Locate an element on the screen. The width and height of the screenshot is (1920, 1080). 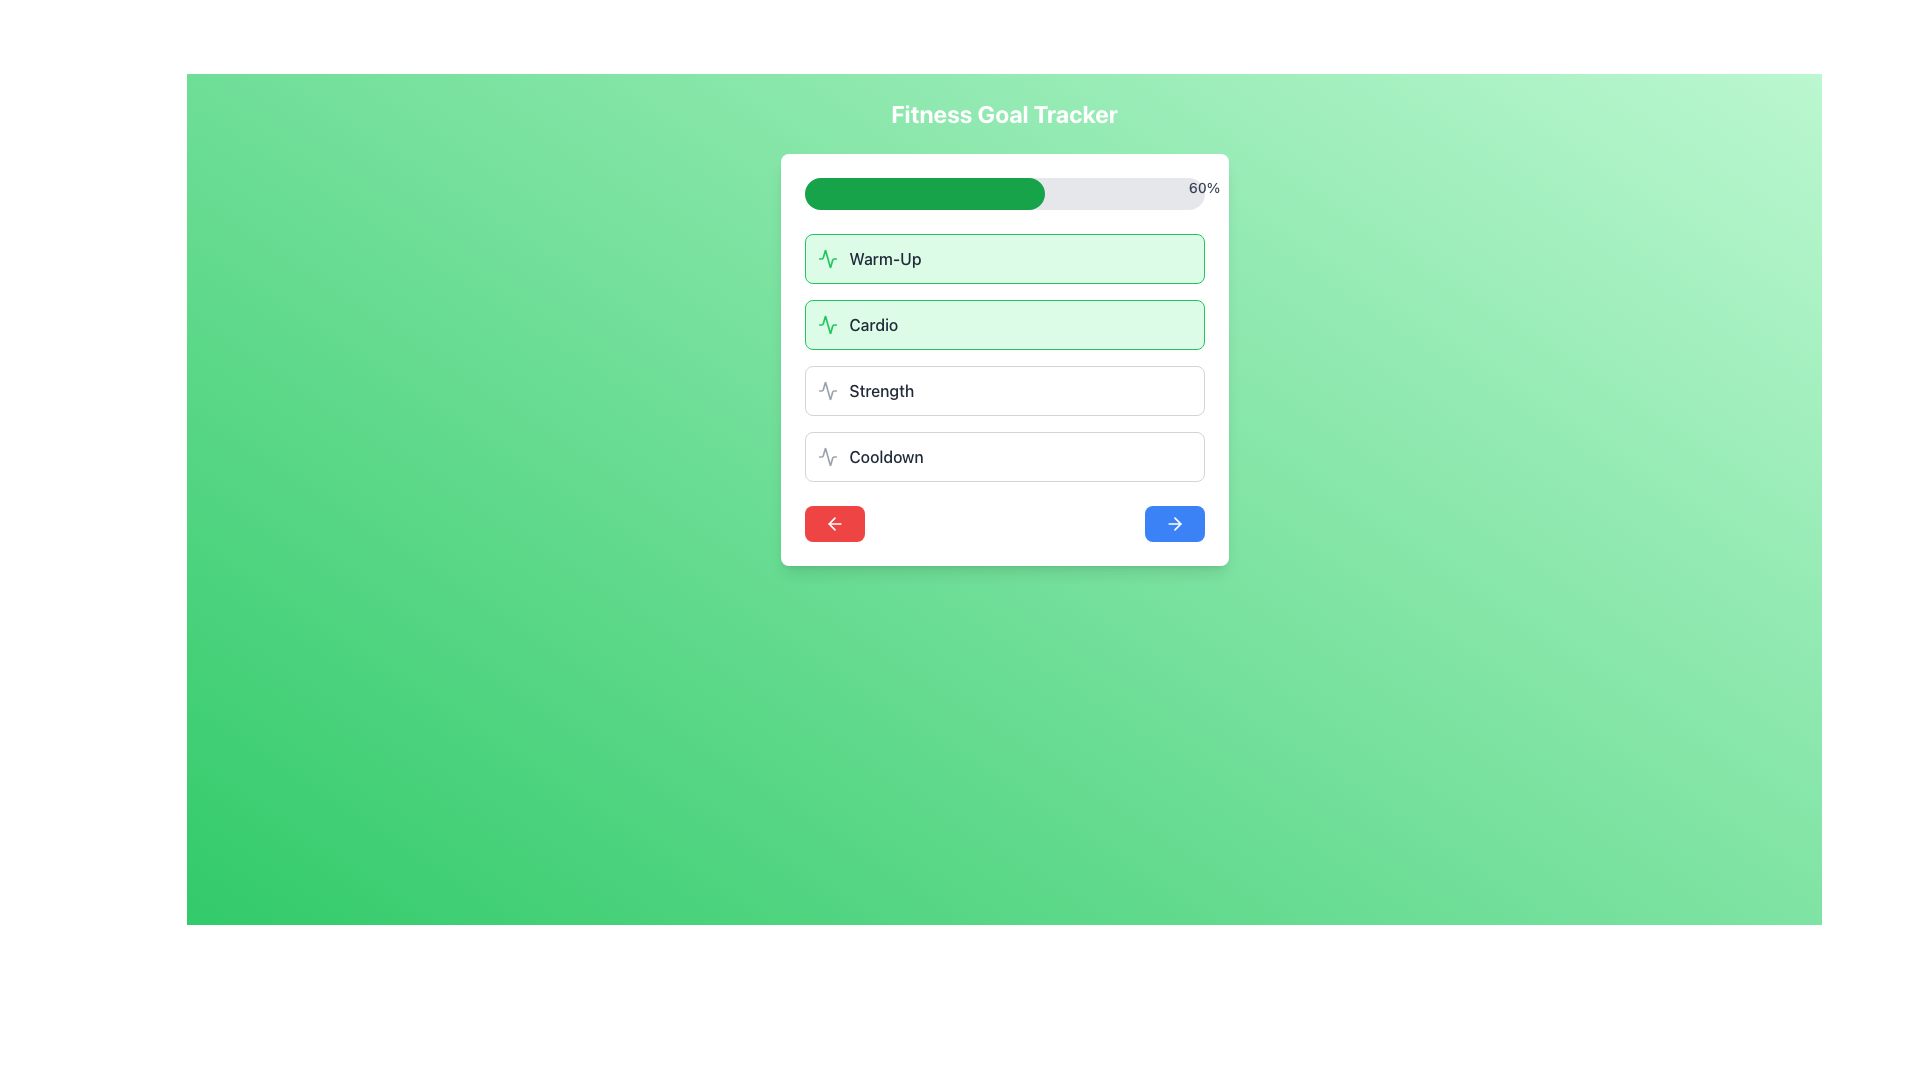
the outlined arrow icon on the blue button located at the bottom-right of the interface card is located at coordinates (1174, 523).